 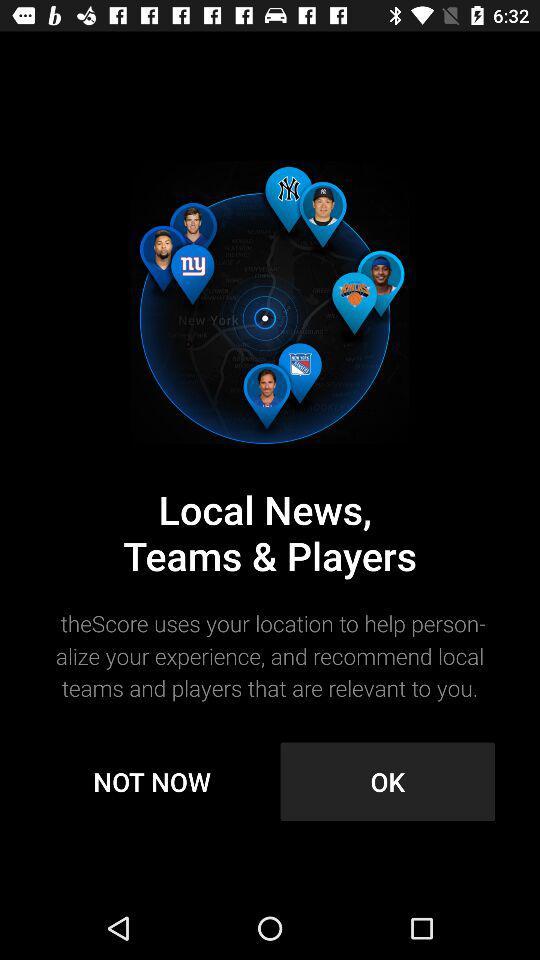 What do you see at coordinates (387, 781) in the screenshot?
I see `icon to the right of not now` at bounding box center [387, 781].